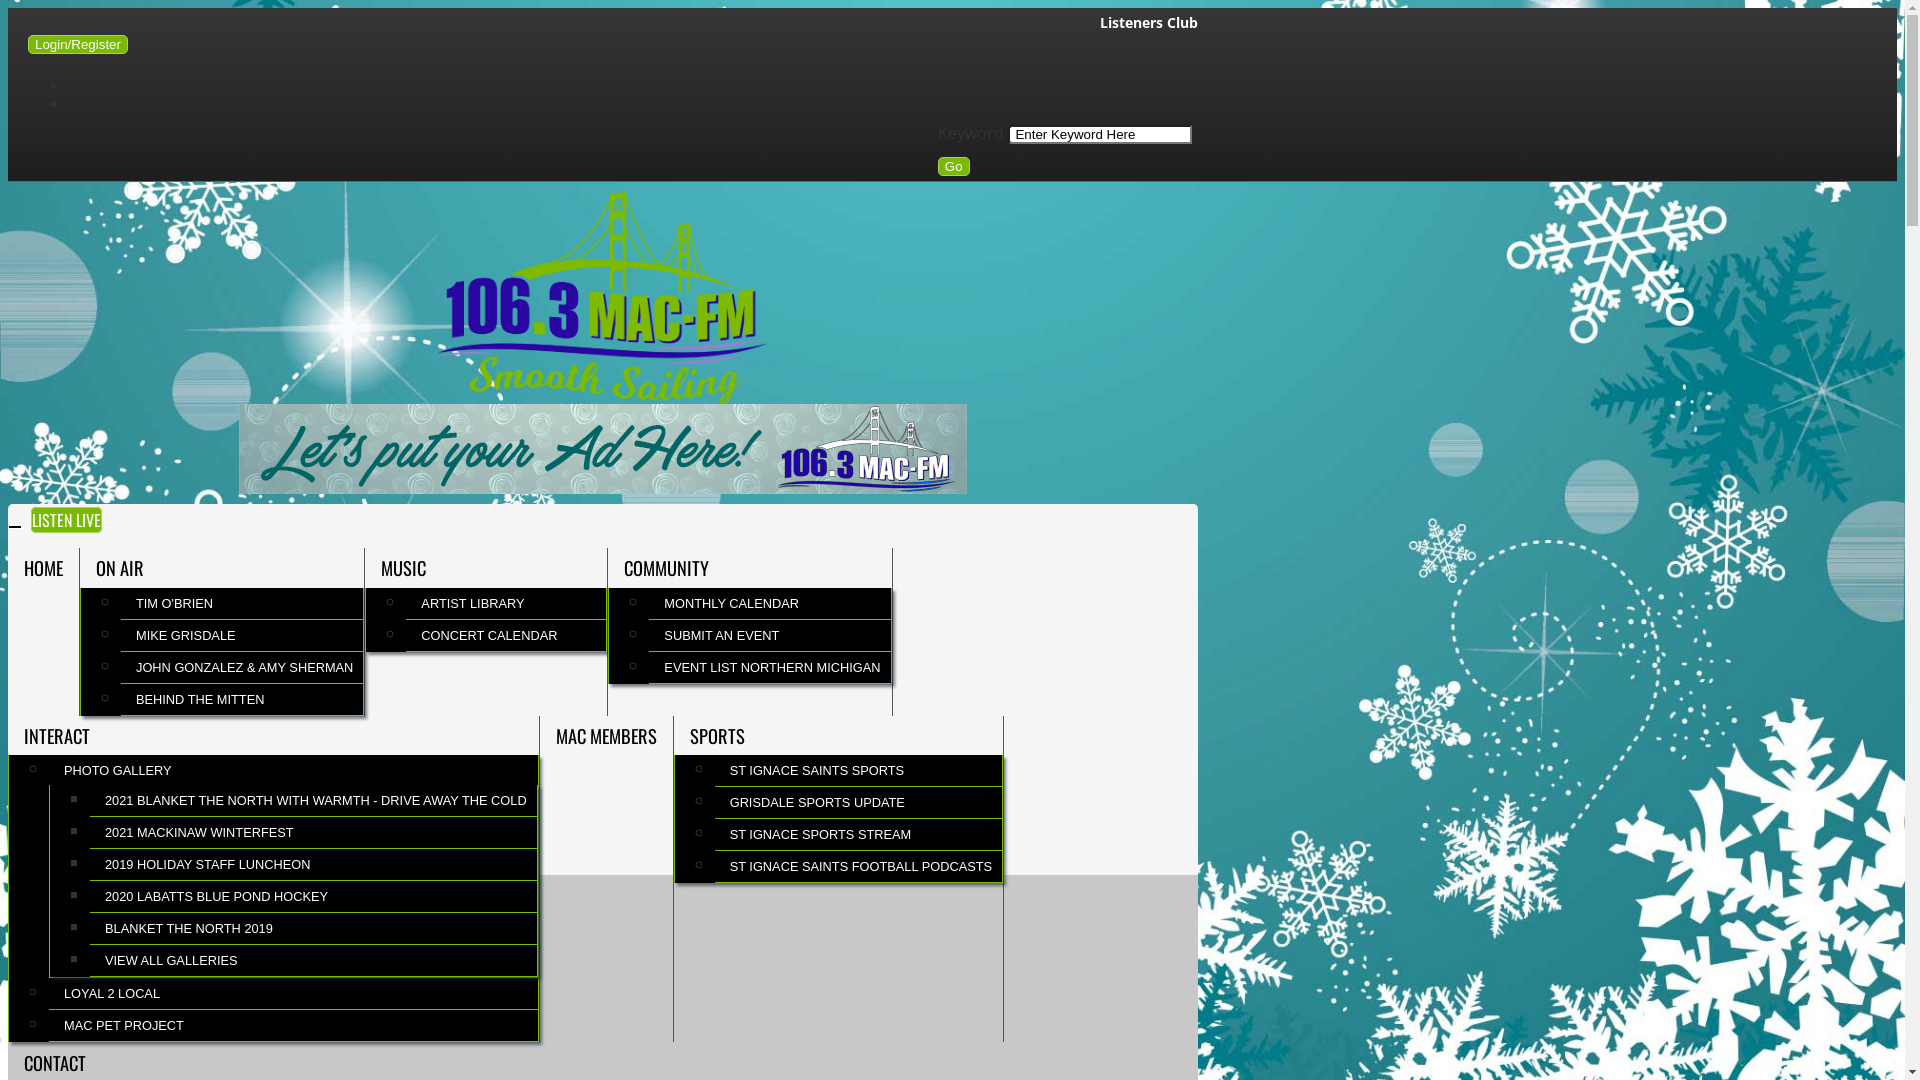 This screenshot has height=1080, width=1920. What do you see at coordinates (858, 834) in the screenshot?
I see `'ST IGNACE SPORTS STREAM'` at bounding box center [858, 834].